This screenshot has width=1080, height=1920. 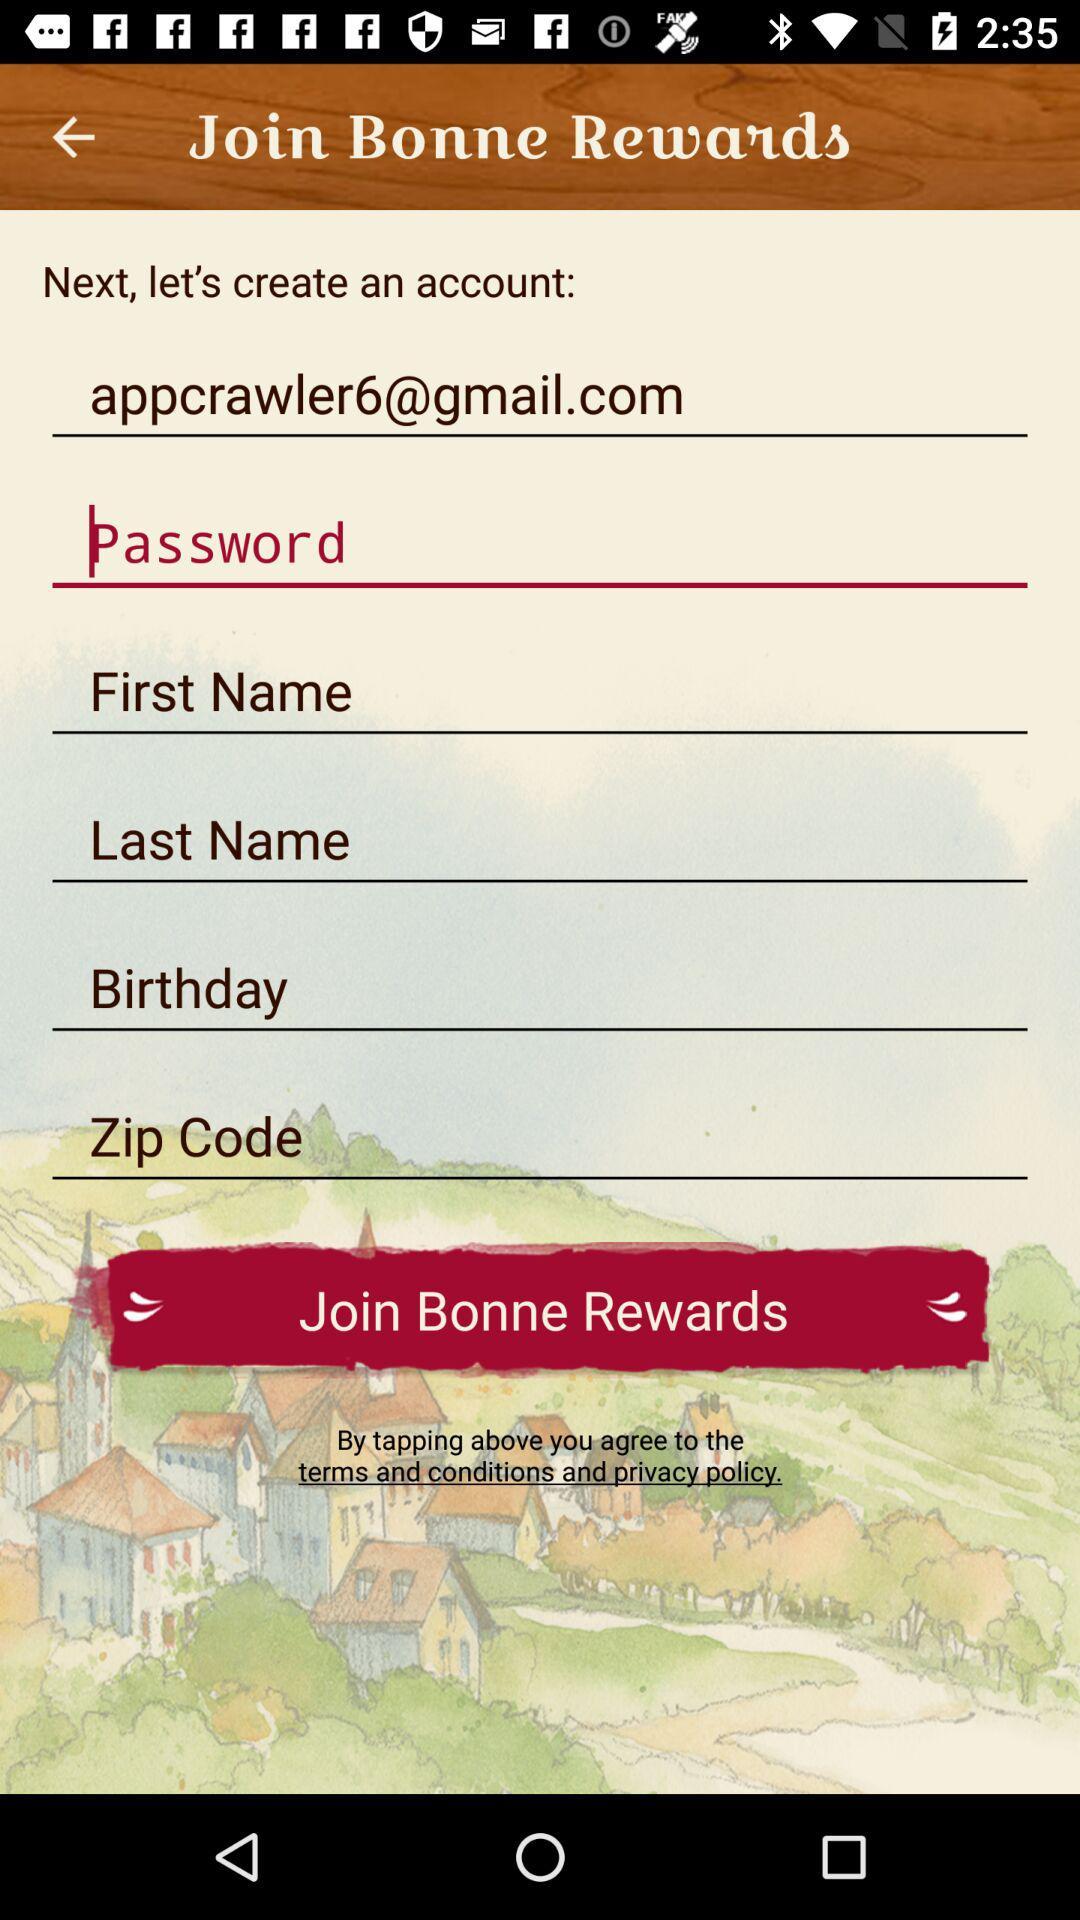 What do you see at coordinates (540, 1136) in the screenshot?
I see `zip code` at bounding box center [540, 1136].